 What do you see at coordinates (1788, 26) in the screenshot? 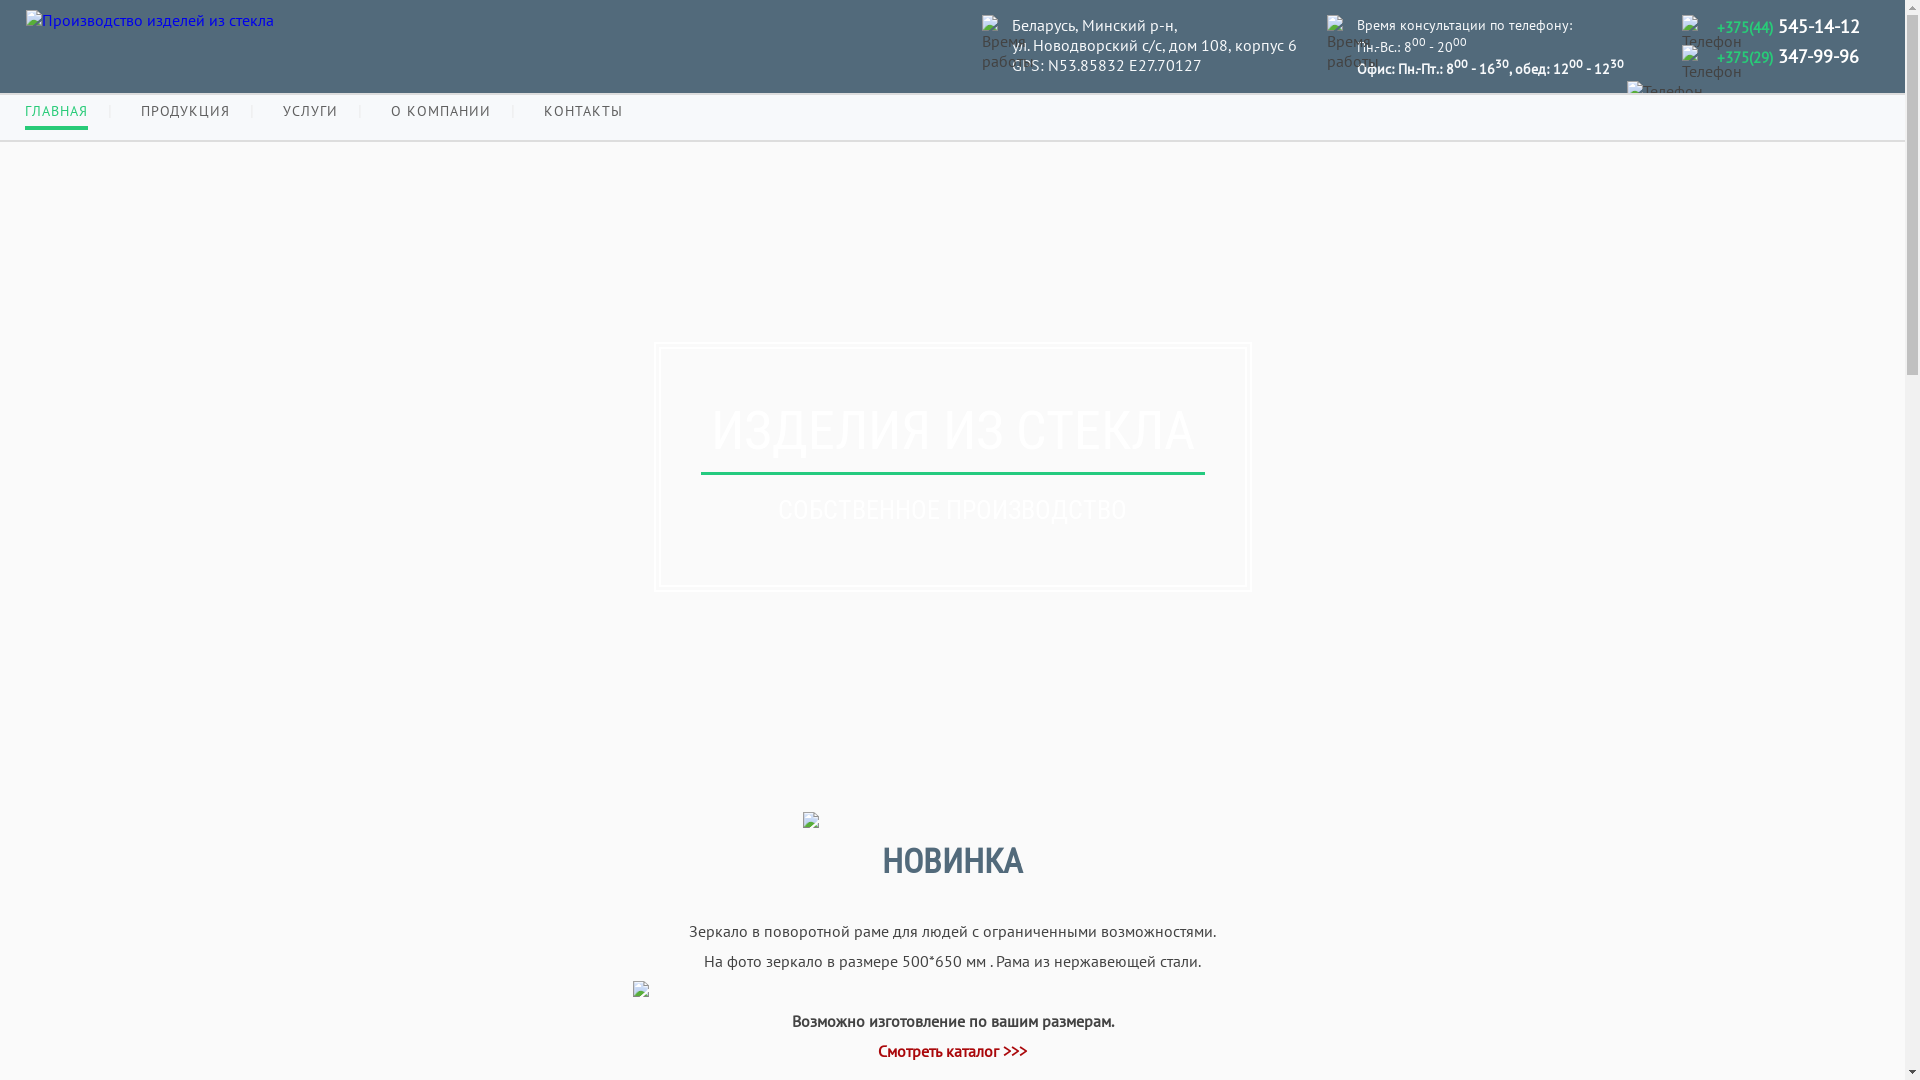
I see `'+375(44) 545-14-12'` at bounding box center [1788, 26].